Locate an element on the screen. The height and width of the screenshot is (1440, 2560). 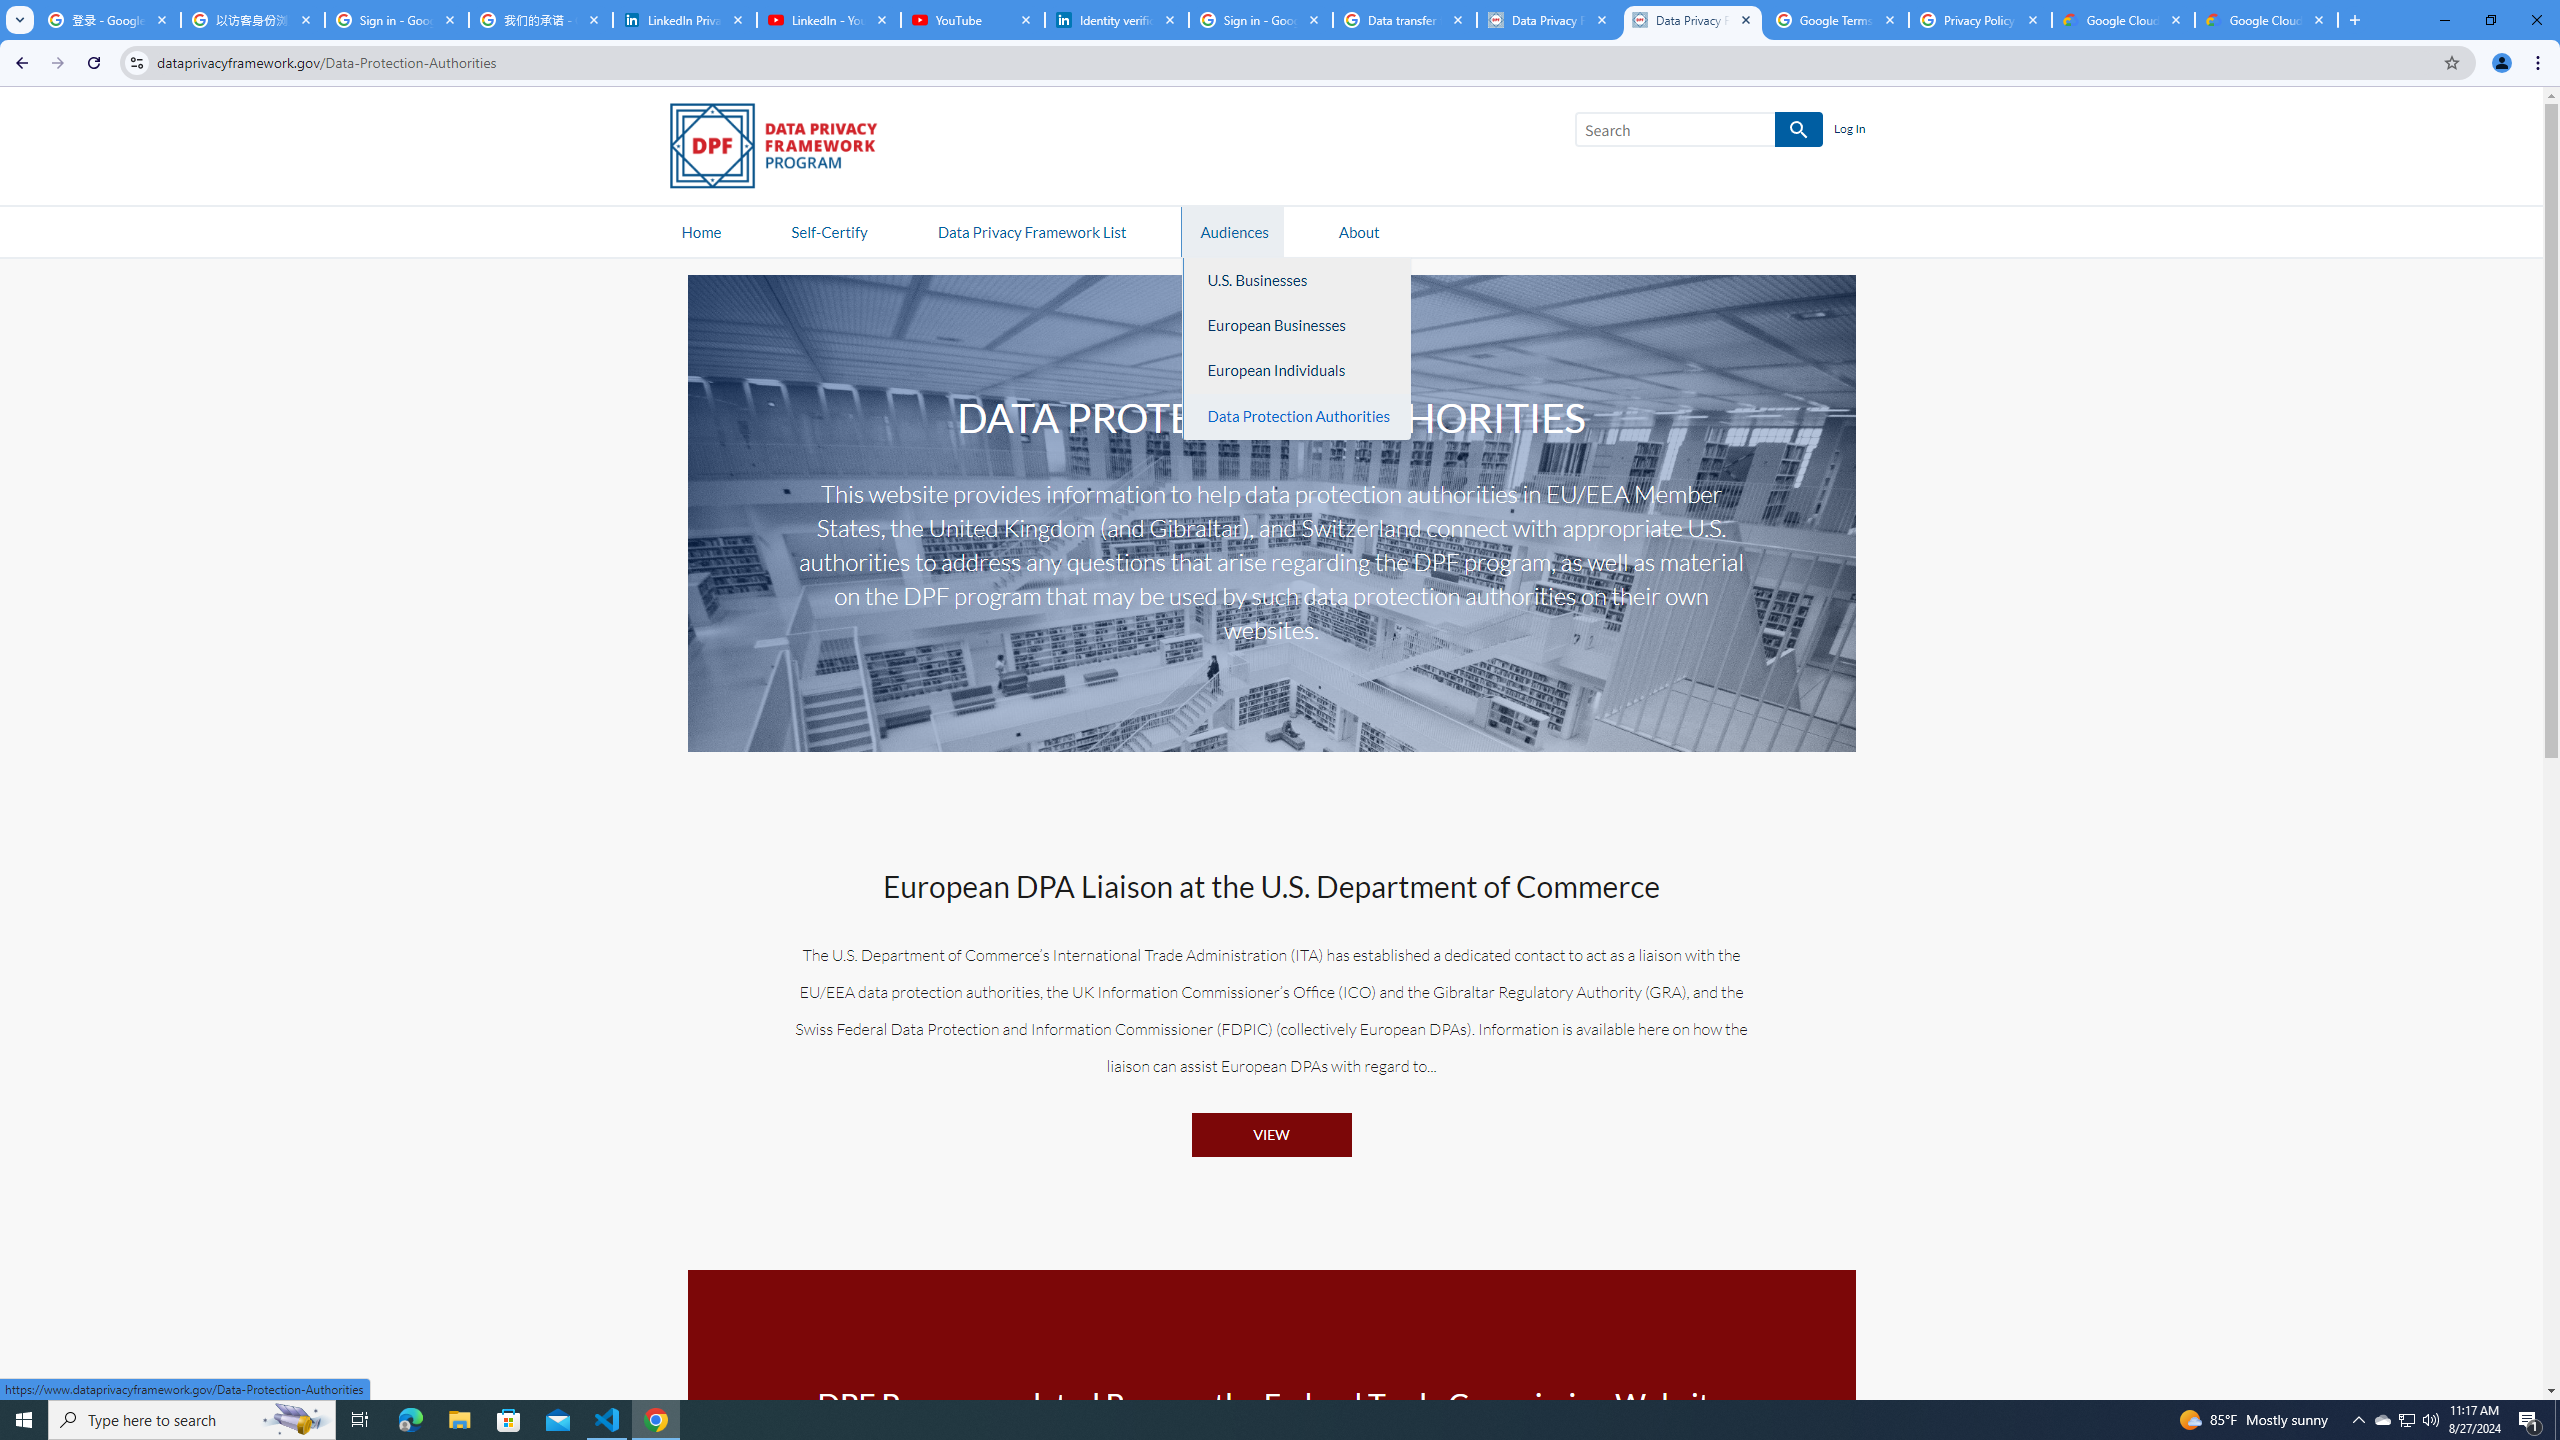
'Audiences' is located at coordinates (1235, 230).